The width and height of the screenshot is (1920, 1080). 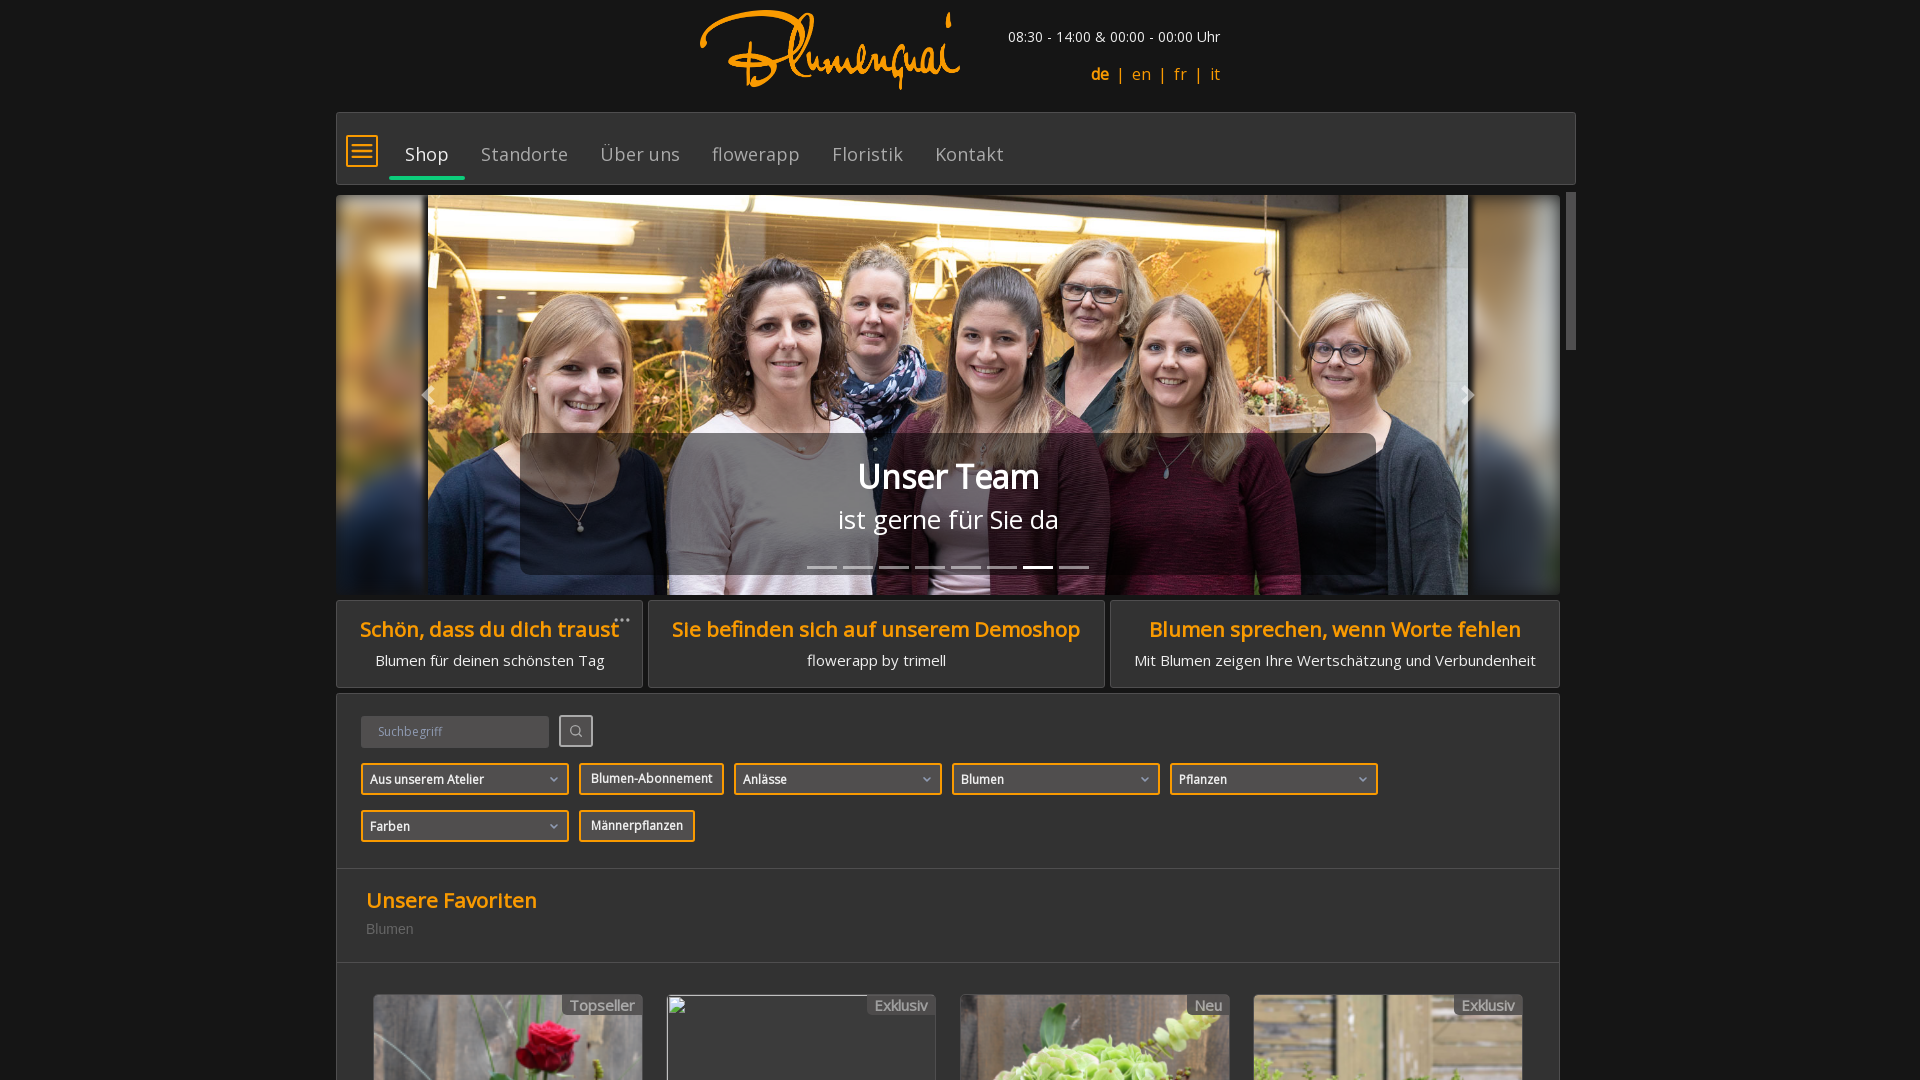 What do you see at coordinates (426, 394) in the screenshot?
I see `'Previous'` at bounding box center [426, 394].